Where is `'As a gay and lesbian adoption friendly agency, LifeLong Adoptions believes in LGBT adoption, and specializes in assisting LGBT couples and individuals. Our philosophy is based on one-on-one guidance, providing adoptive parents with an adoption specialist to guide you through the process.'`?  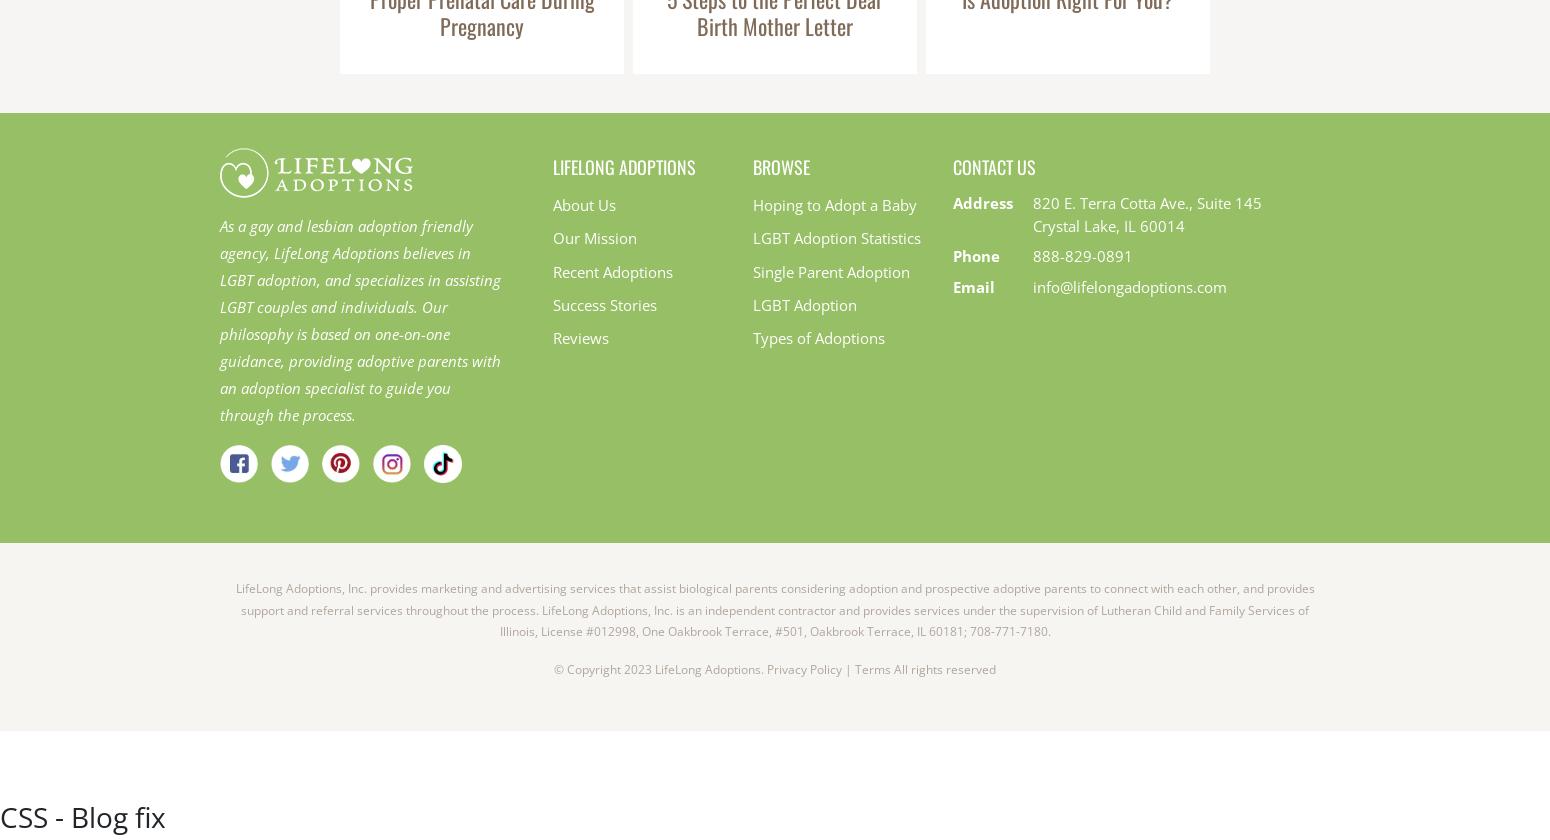
'As a gay and lesbian adoption friendly agency, LifeLong Adoptions believes in LGBT adoption, and specializes in assisting LGBT couples and individuals. Our philosophy is based on one-on-one guidance, providing adoptive parents with an adoption specialist to guide you through the process.' is located at coordinates (359, 319).